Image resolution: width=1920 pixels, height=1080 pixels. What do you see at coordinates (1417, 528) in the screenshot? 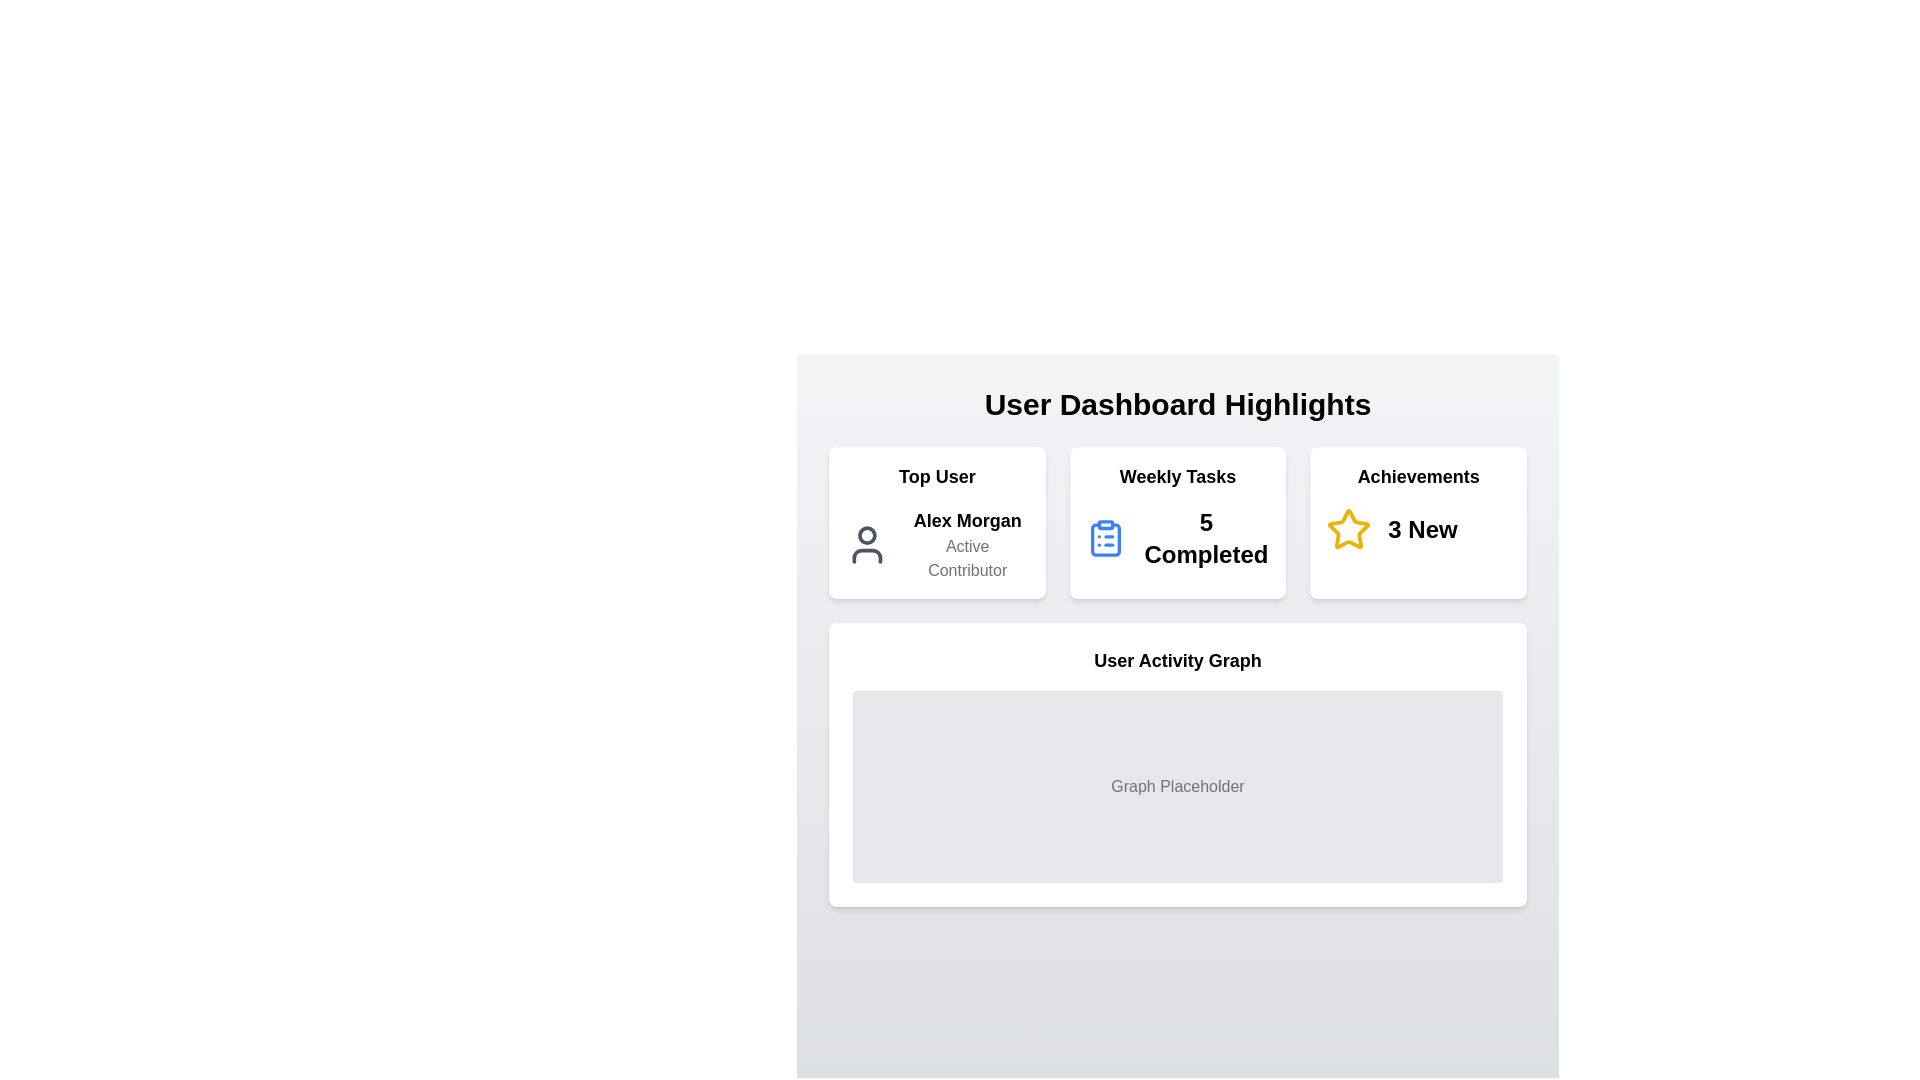
I see `the 'Achievements' text with icon element` at bounding box center [1417, 528].